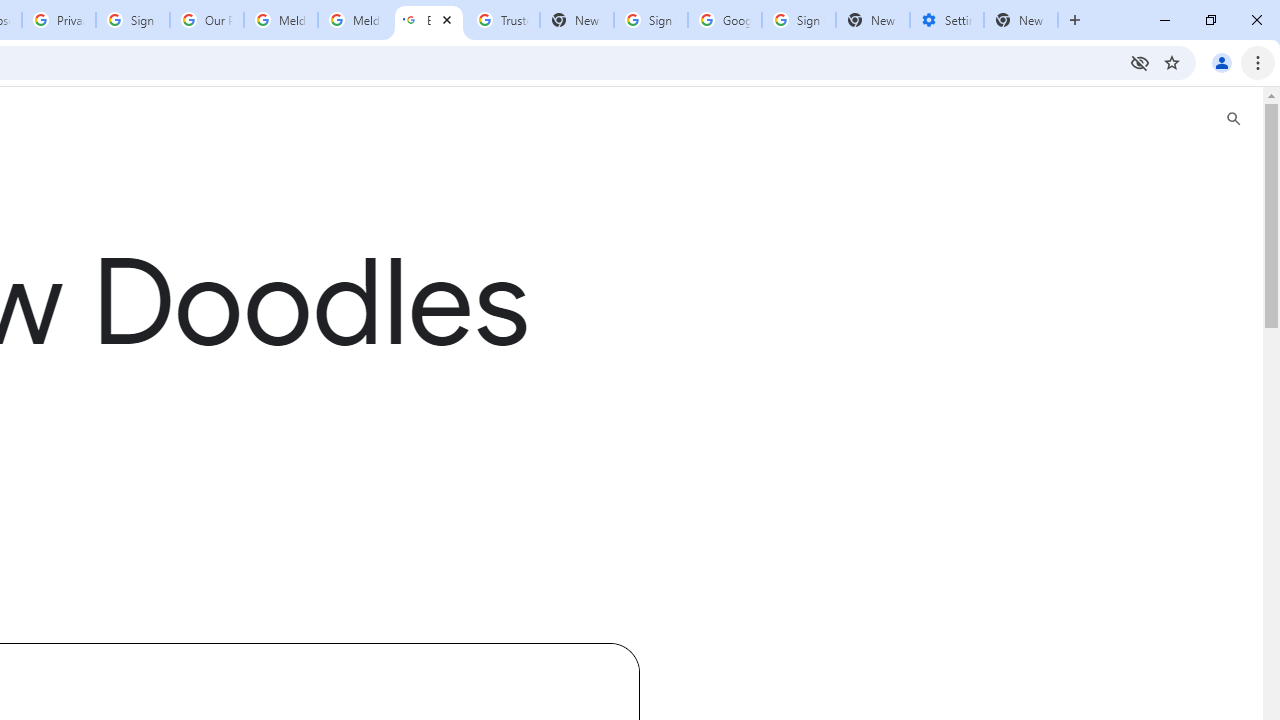 The width and height of the screenshot is (1280, 720). Describe the element at coordinates (723, 20) in the screenshot. I see `'Google Cybersecurity Innovations - Google Safety Center'` at that location.